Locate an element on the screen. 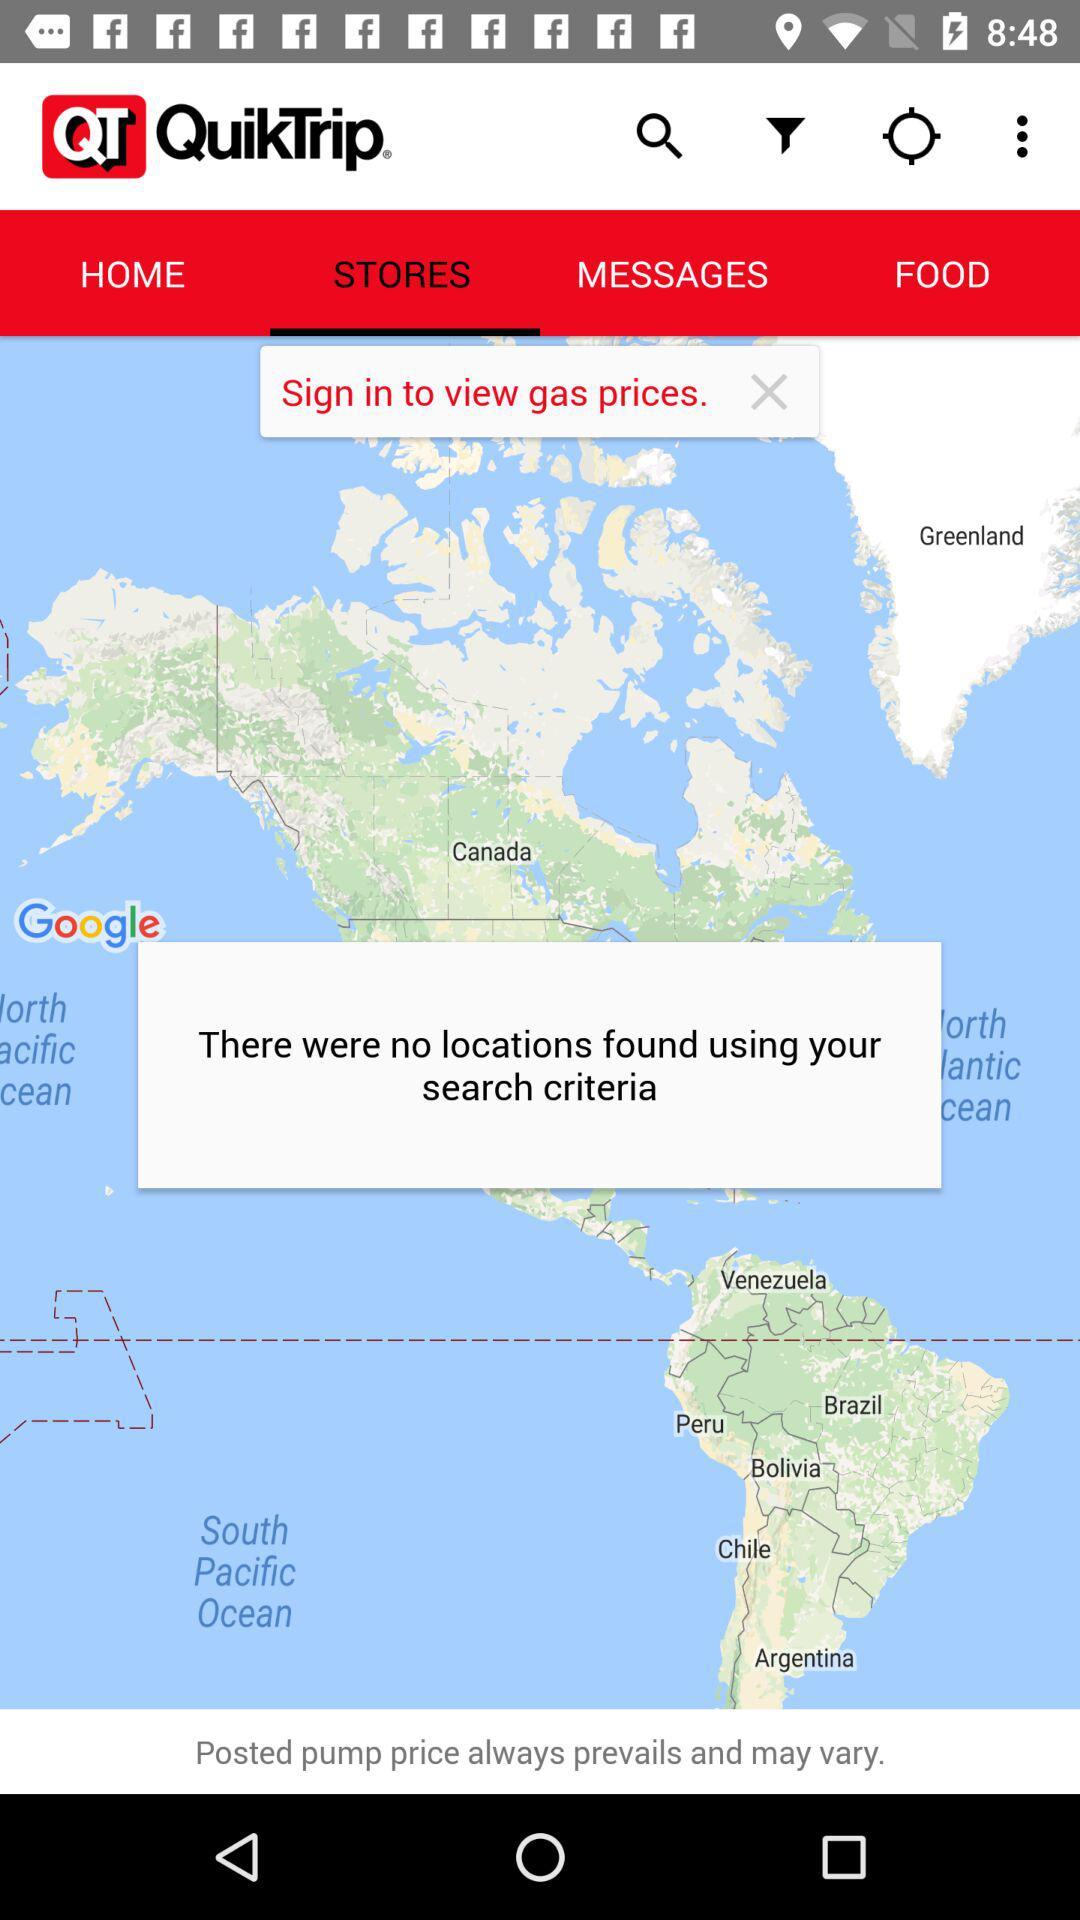 The image size is (1080, 1920). sign in to is located at coordinates (509, 391).